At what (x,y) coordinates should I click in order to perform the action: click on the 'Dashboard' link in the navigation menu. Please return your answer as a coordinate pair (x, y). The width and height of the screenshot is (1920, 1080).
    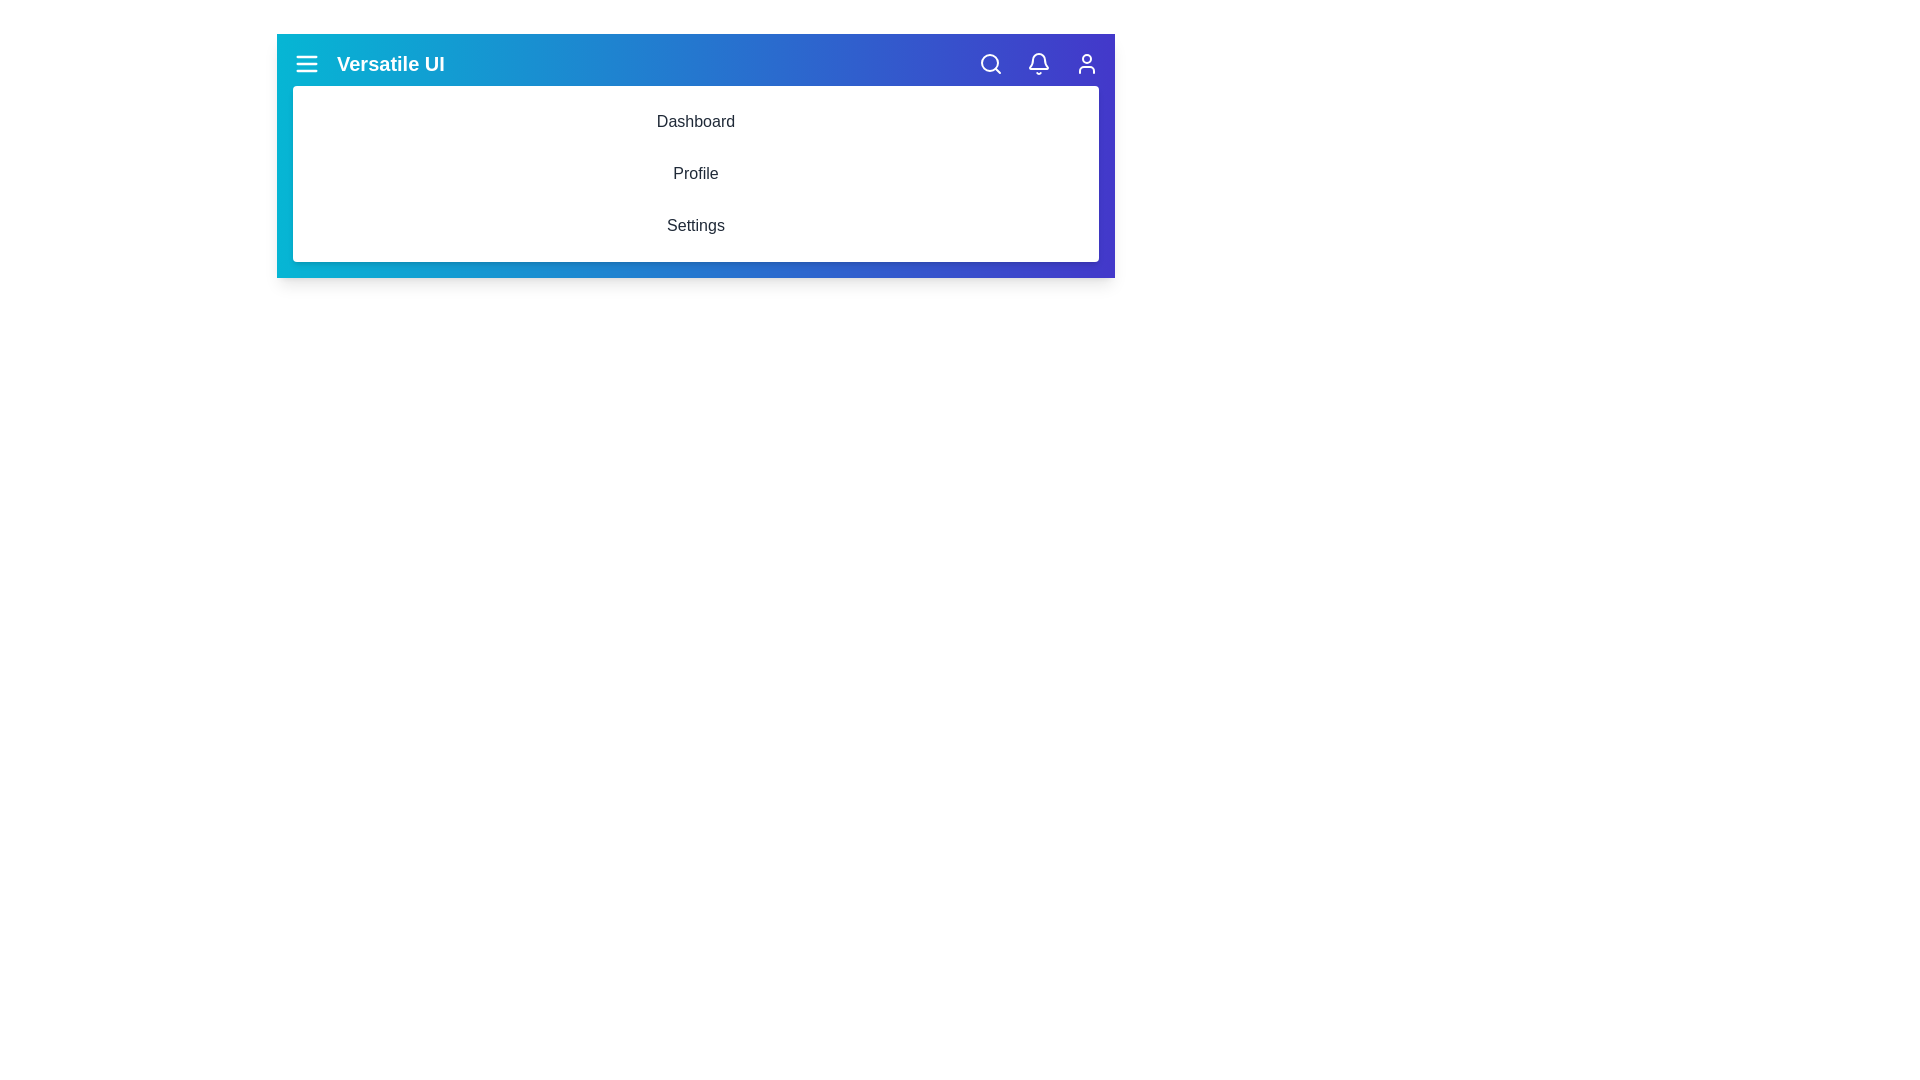
    Looking at the image, I should click on (696, 122).